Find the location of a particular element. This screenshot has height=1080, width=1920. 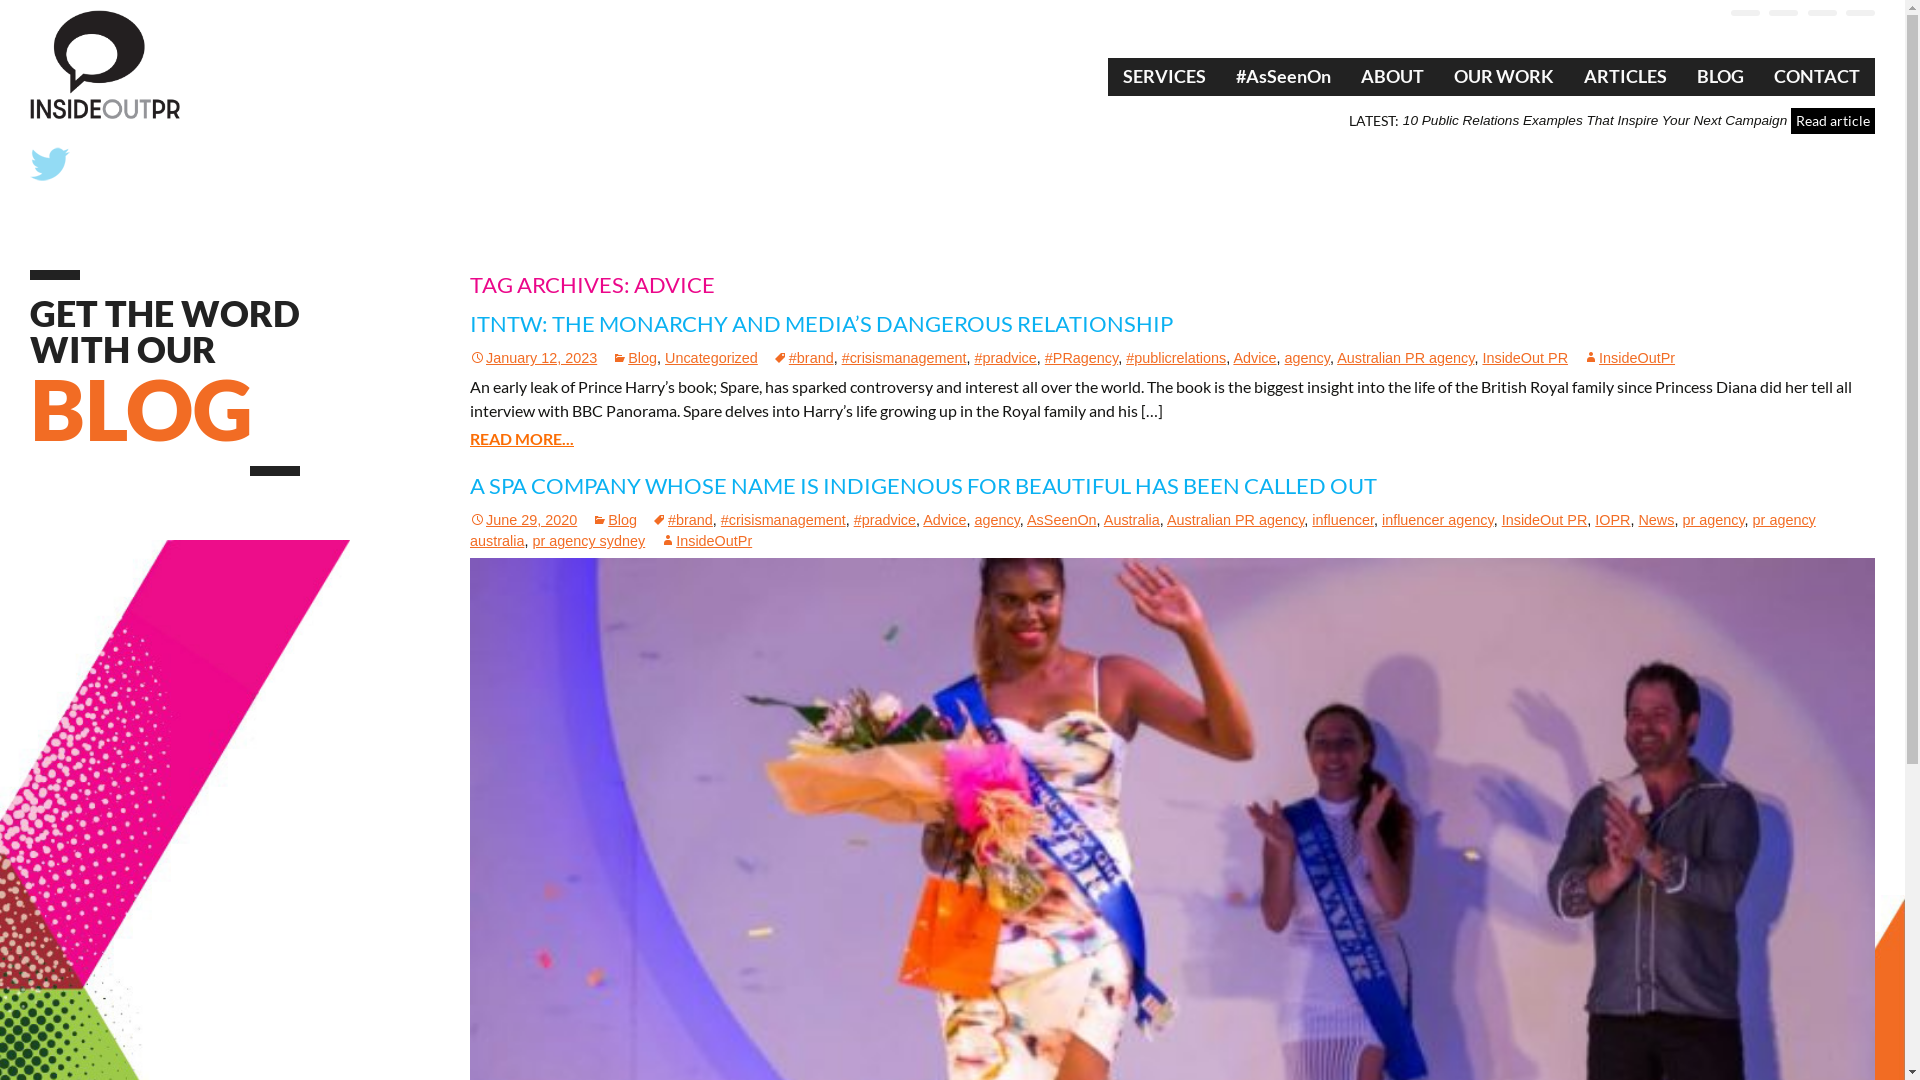

'January 12, 2023' is located at coordinates (469, 357).